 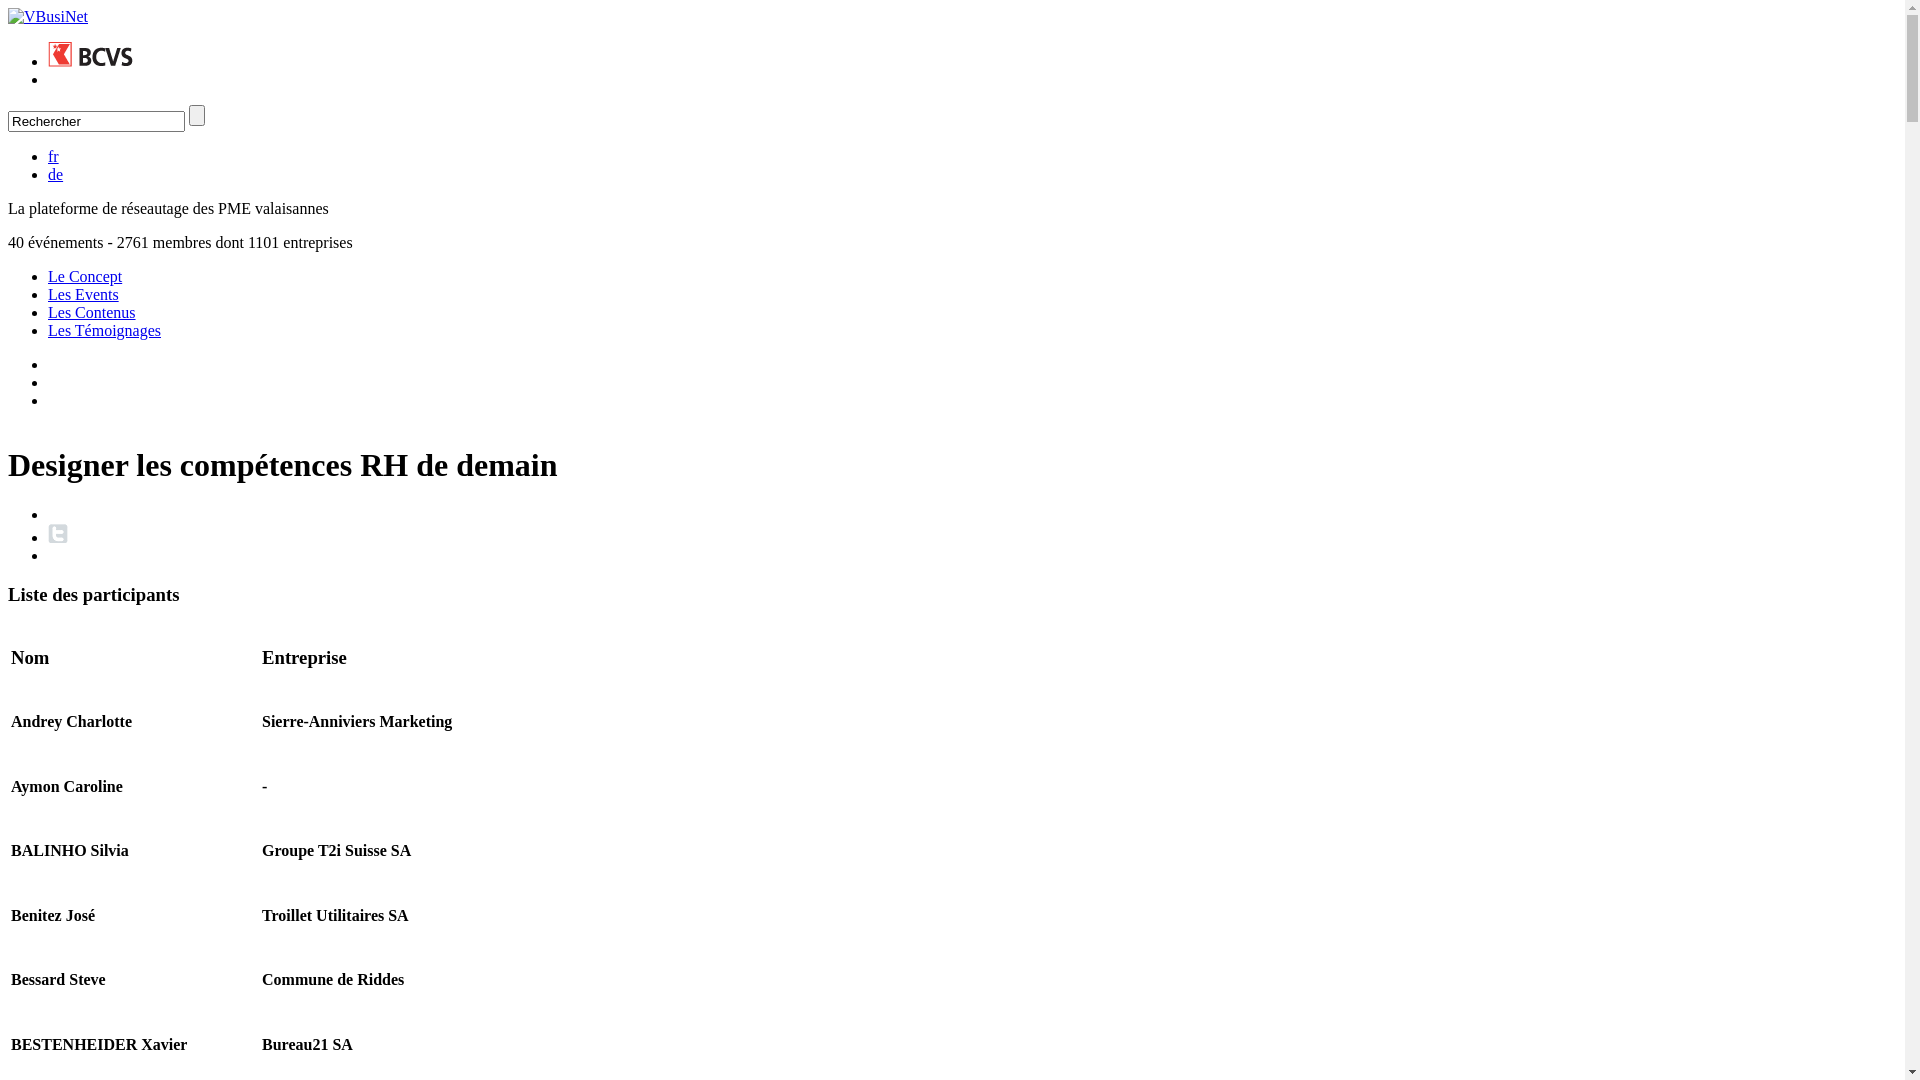 What do you see at coordinates (84, 276) in the screenshot?
I see `'Le Concept'` at bounding box center [84, 276].